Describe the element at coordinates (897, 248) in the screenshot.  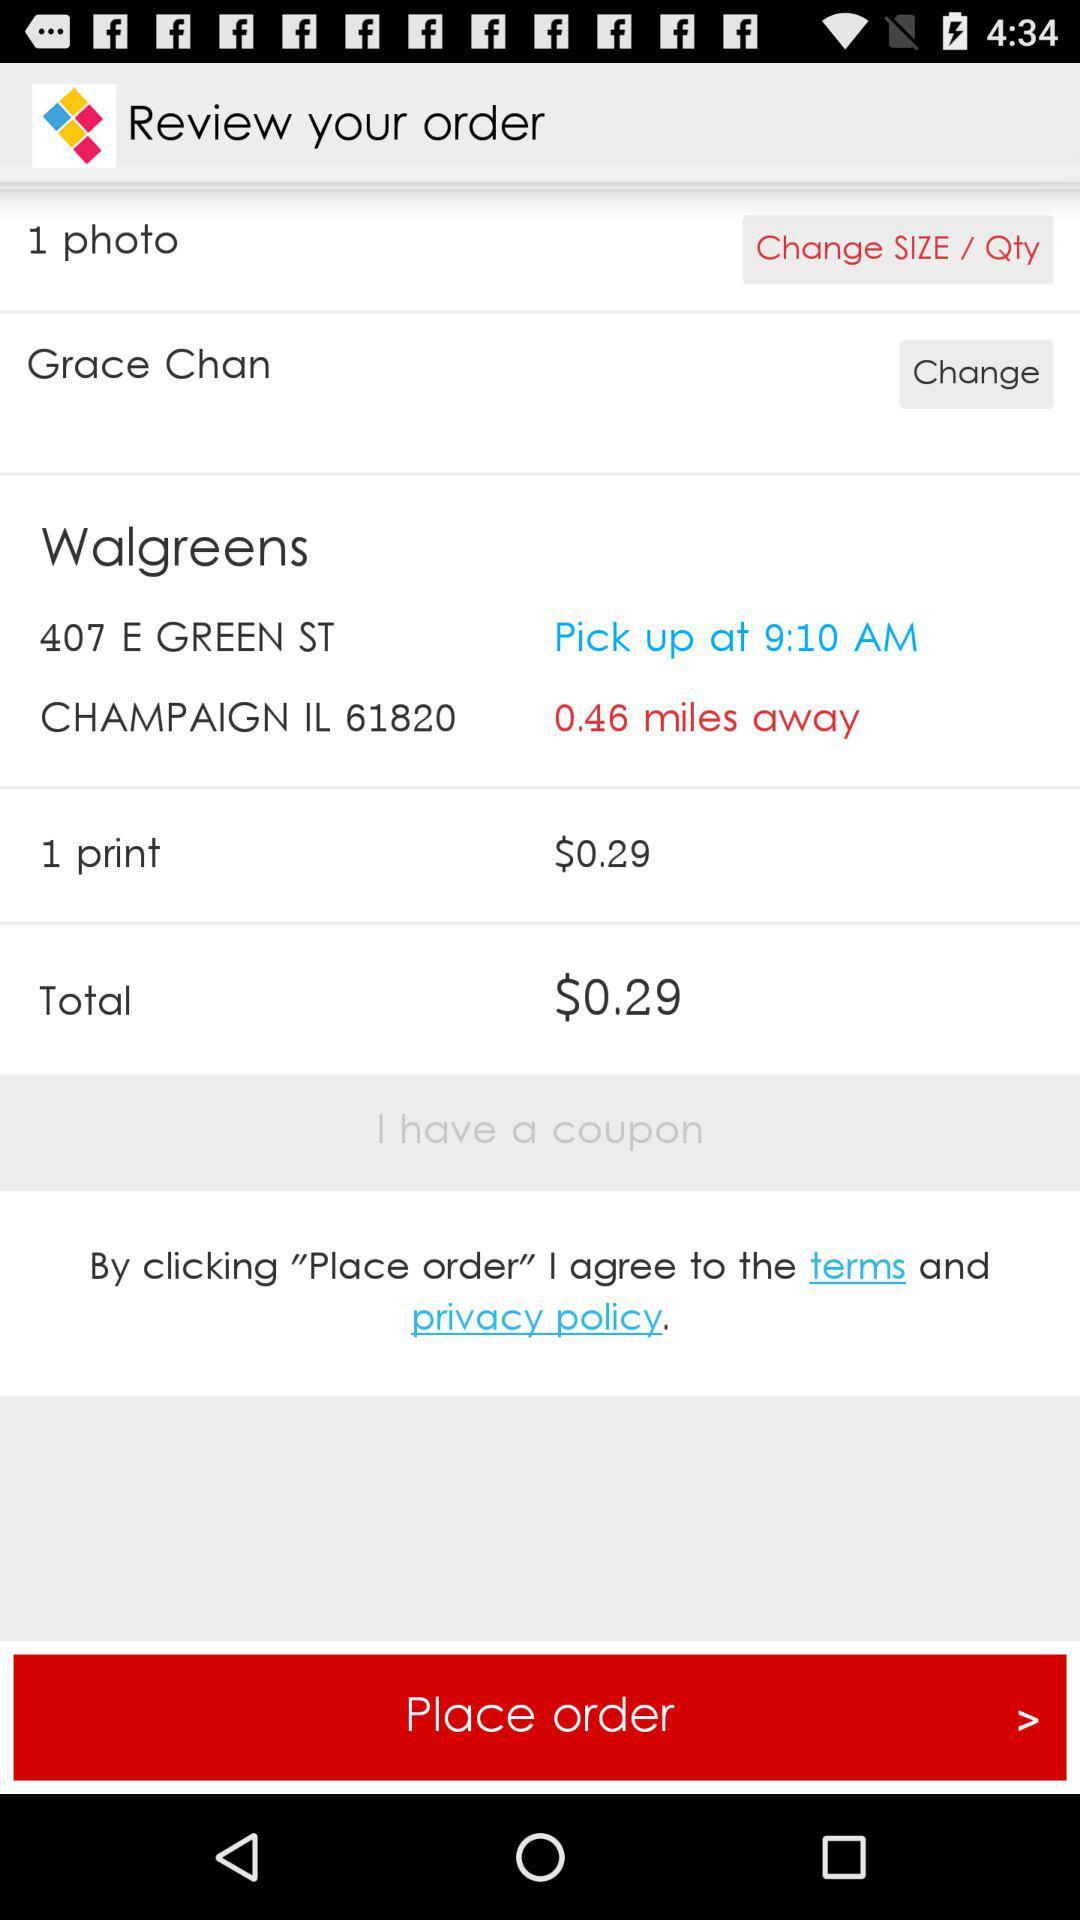
I see `app to the right of the 1 photo app` at that location.